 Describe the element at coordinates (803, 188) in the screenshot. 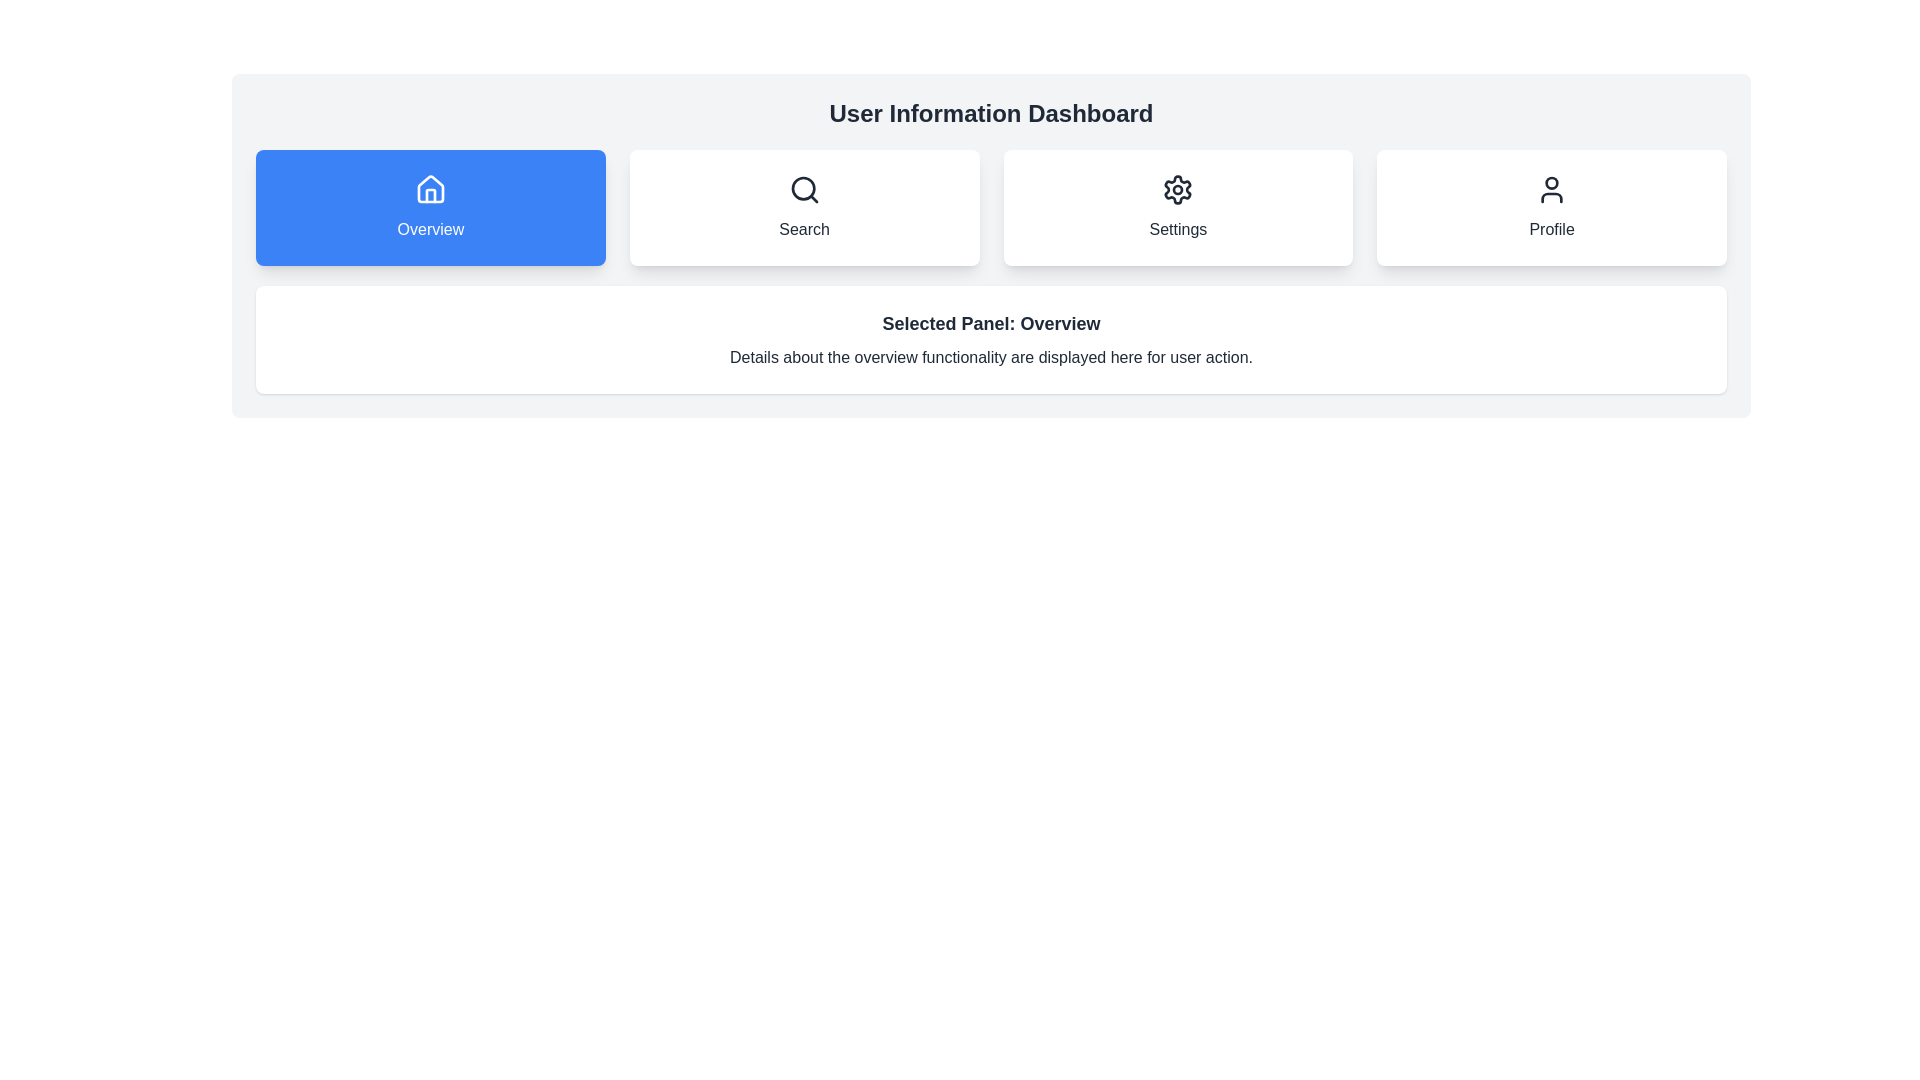

I see `the decorative SVG circle element of the magnifying glass icon, which indicates the search functionality within the search button located at the top center of the UI` at that location.